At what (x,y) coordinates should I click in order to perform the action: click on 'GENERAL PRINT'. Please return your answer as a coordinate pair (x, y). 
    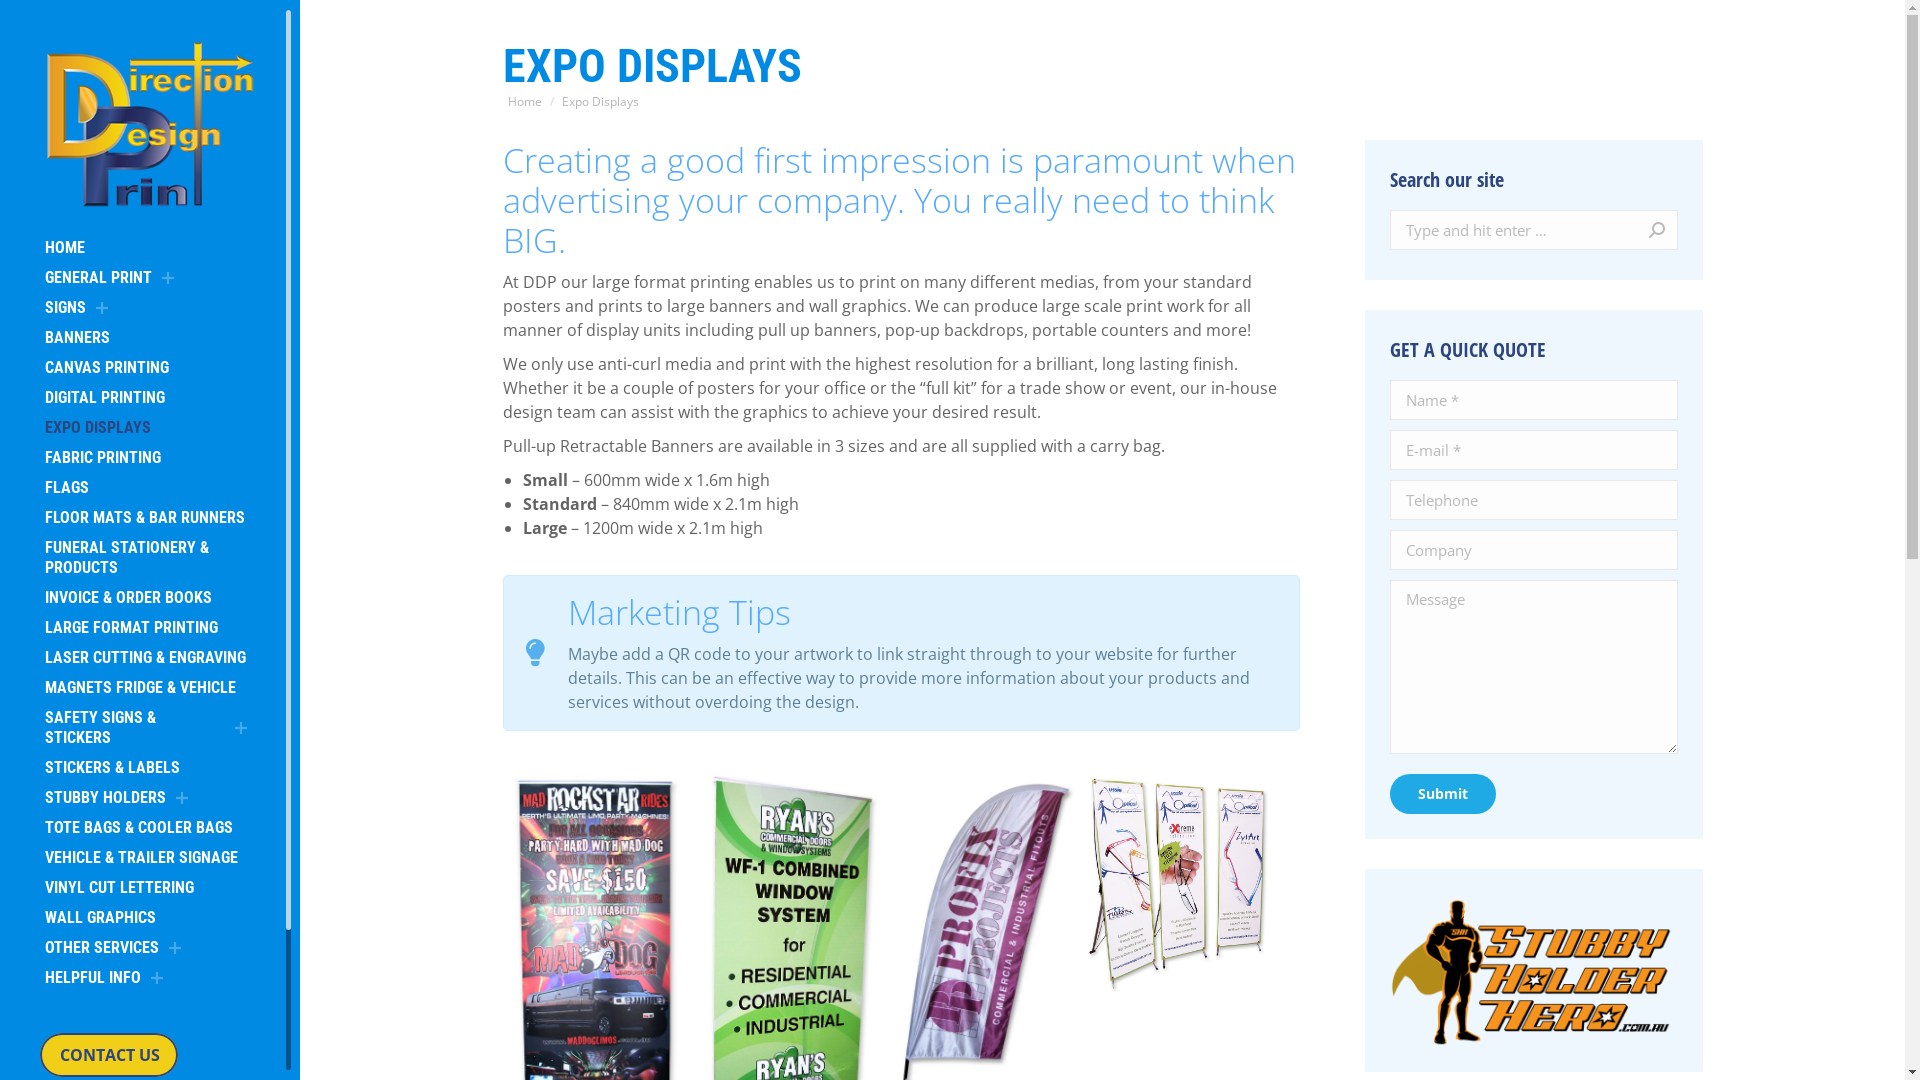
    Looking at the image, I should click on (39, 277).